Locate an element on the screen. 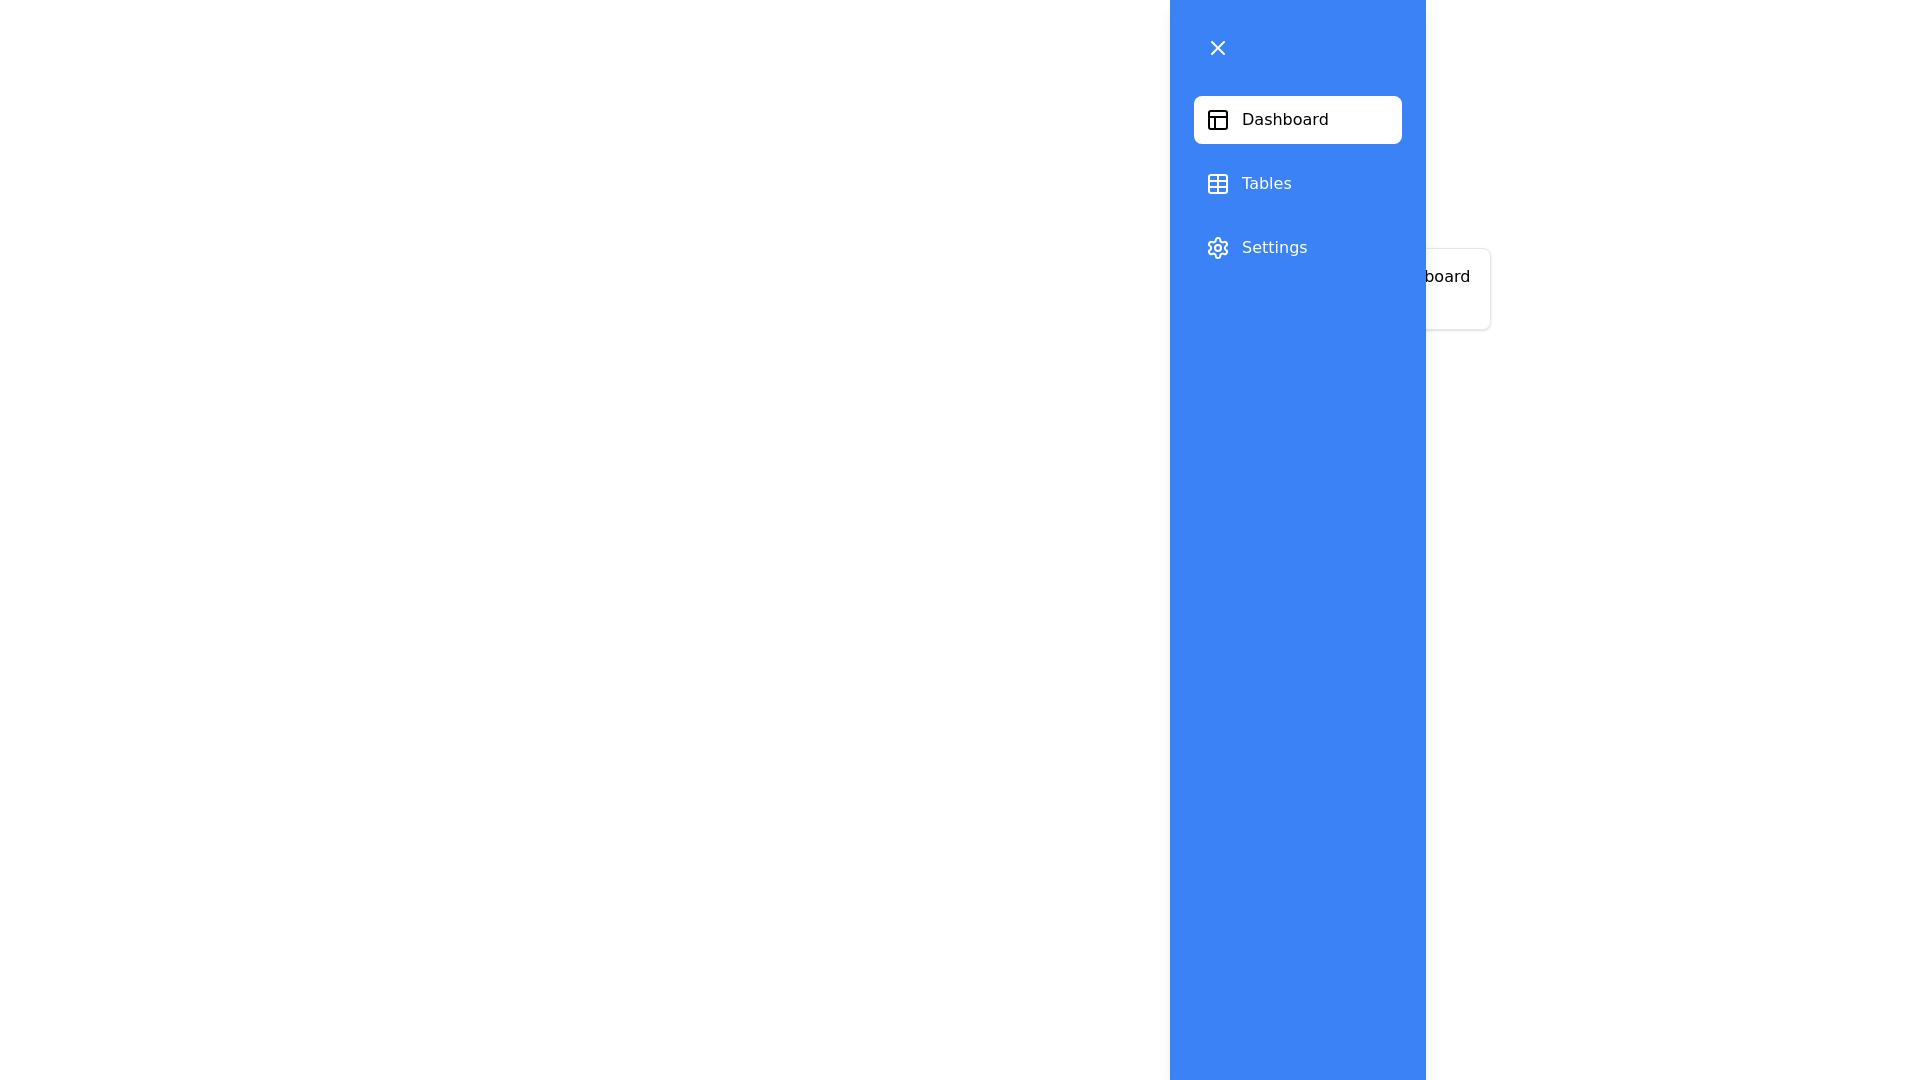  the section Dashboard from the list is located at coordinates (1297, 119).